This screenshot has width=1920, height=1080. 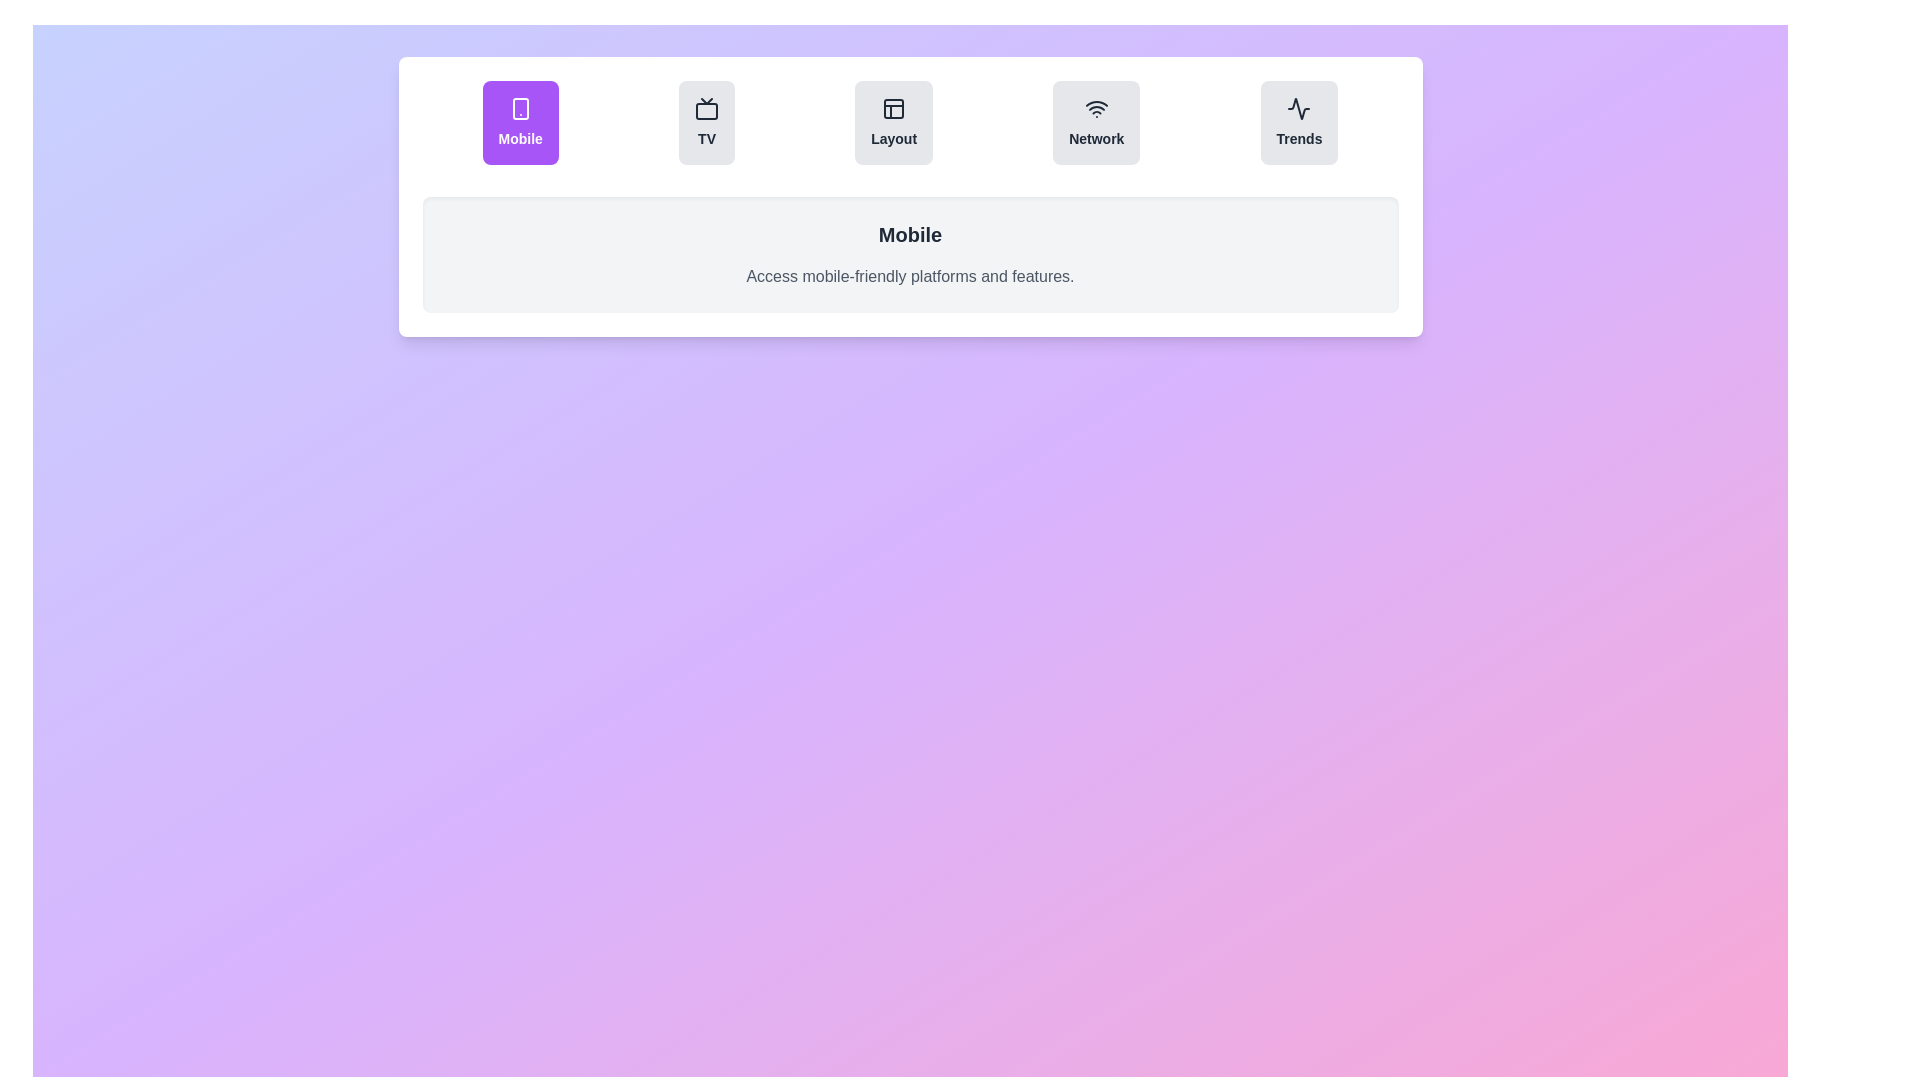 I want to click on the 'Mobile' icon located at the top-left of the horizontal navigation bar, so click(x=520, y=108).